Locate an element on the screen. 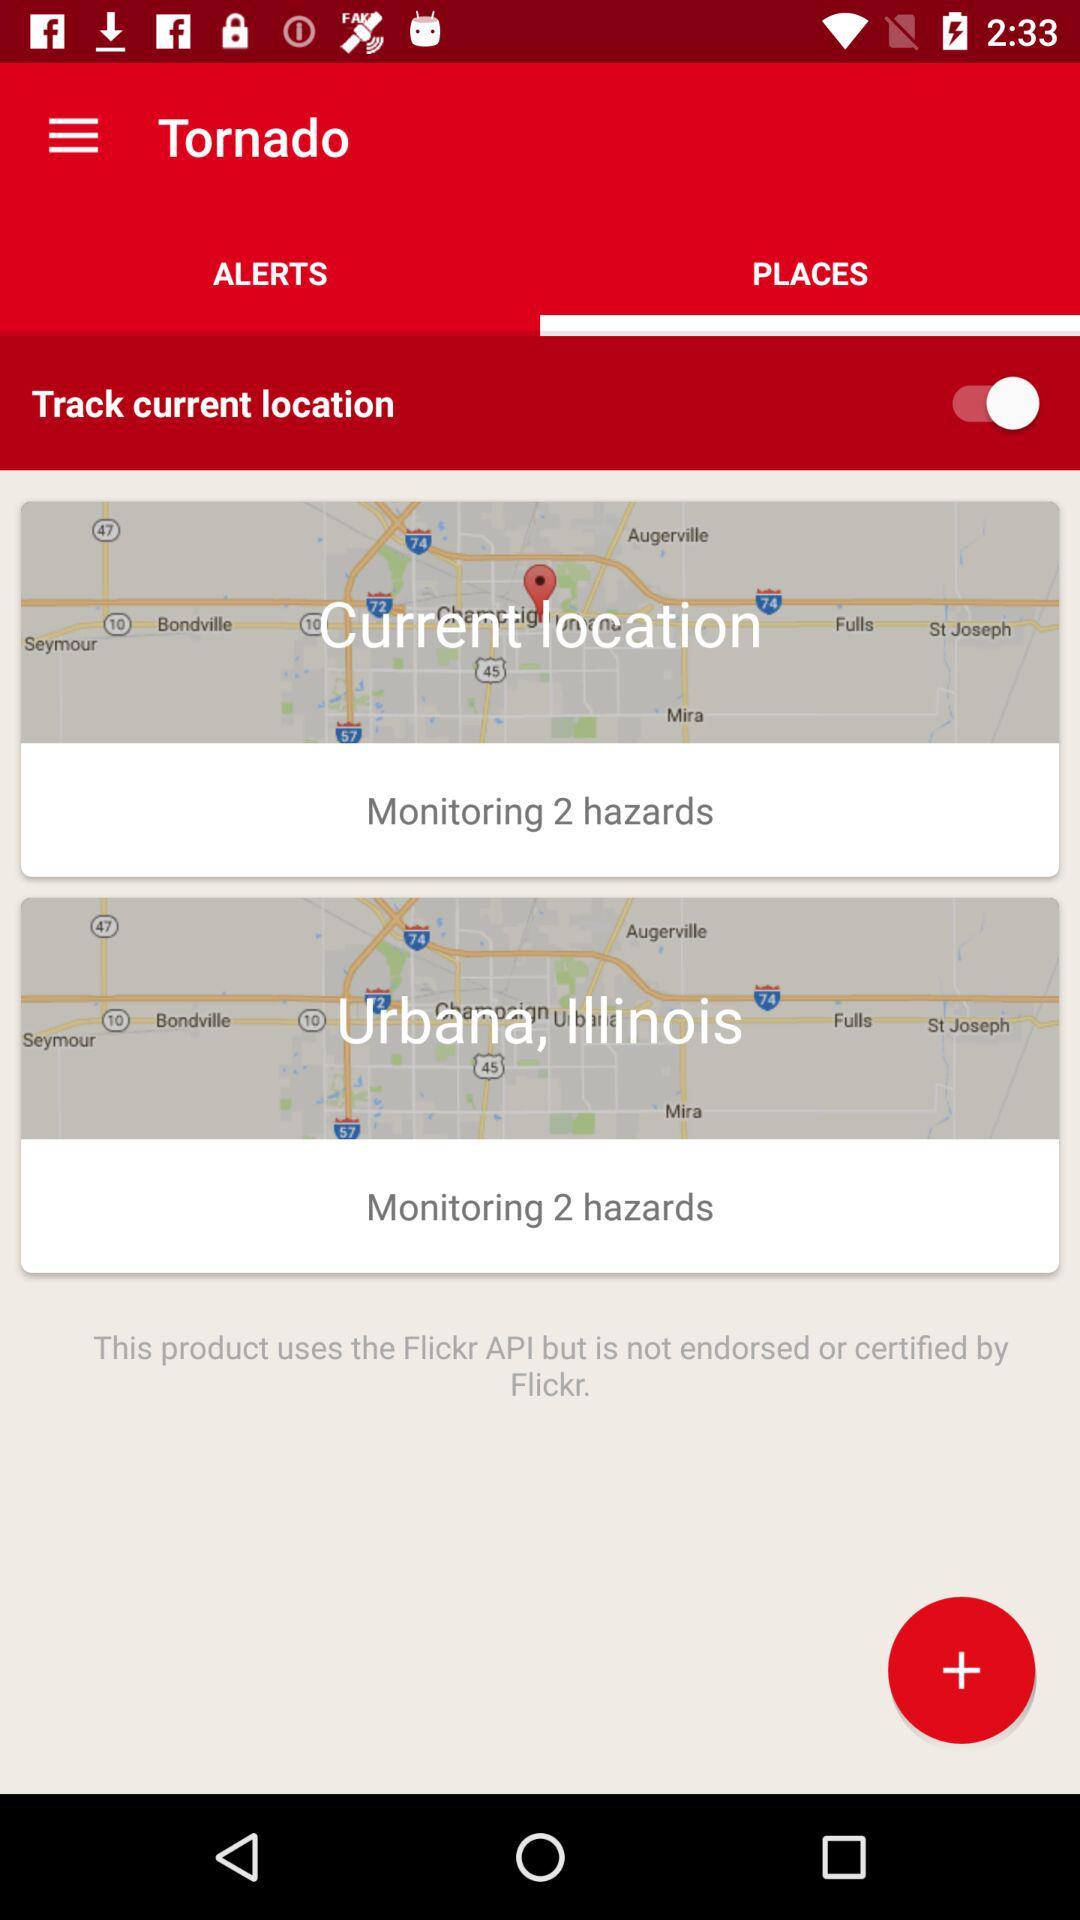  places is located at coordinates (810, 272).